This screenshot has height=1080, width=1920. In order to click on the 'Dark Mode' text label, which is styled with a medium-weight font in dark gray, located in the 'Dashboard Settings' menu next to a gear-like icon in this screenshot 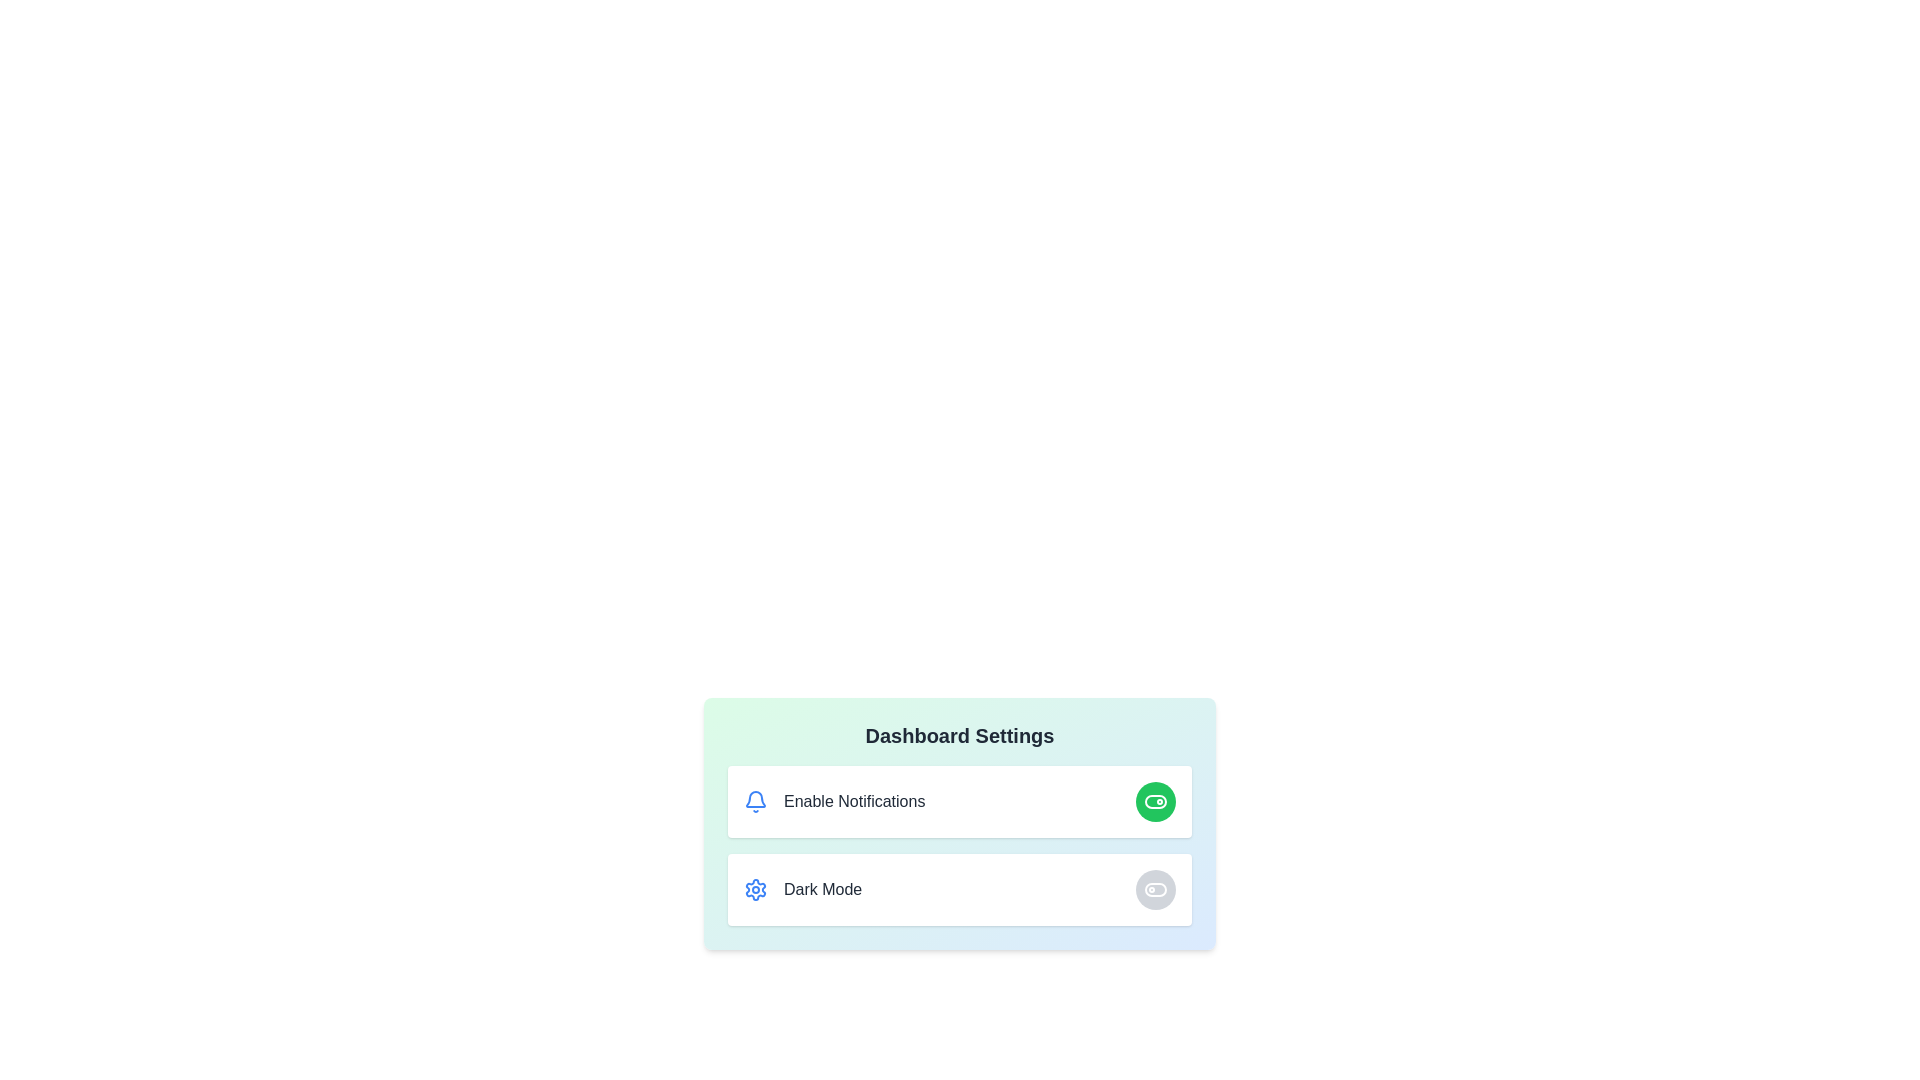, I will do `click(823, 889)`.